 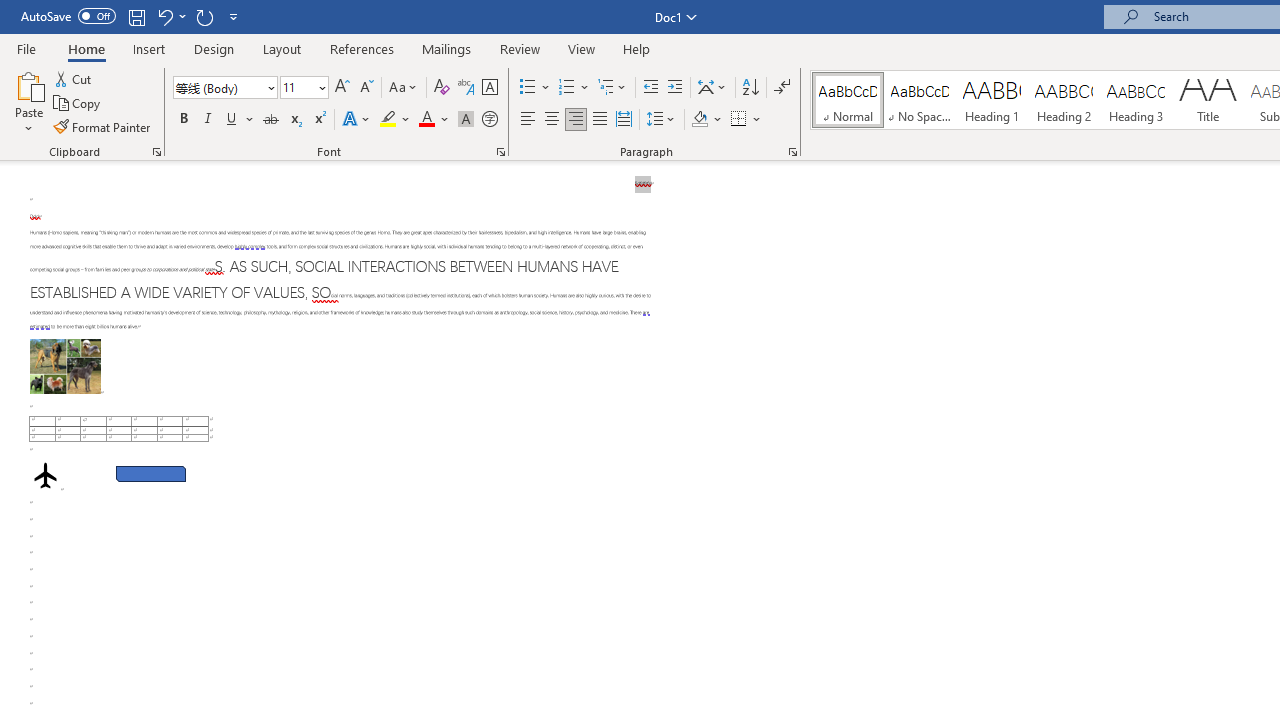 I want to click on 'Morphological variation in six dogs', so click(x=65, y=366).